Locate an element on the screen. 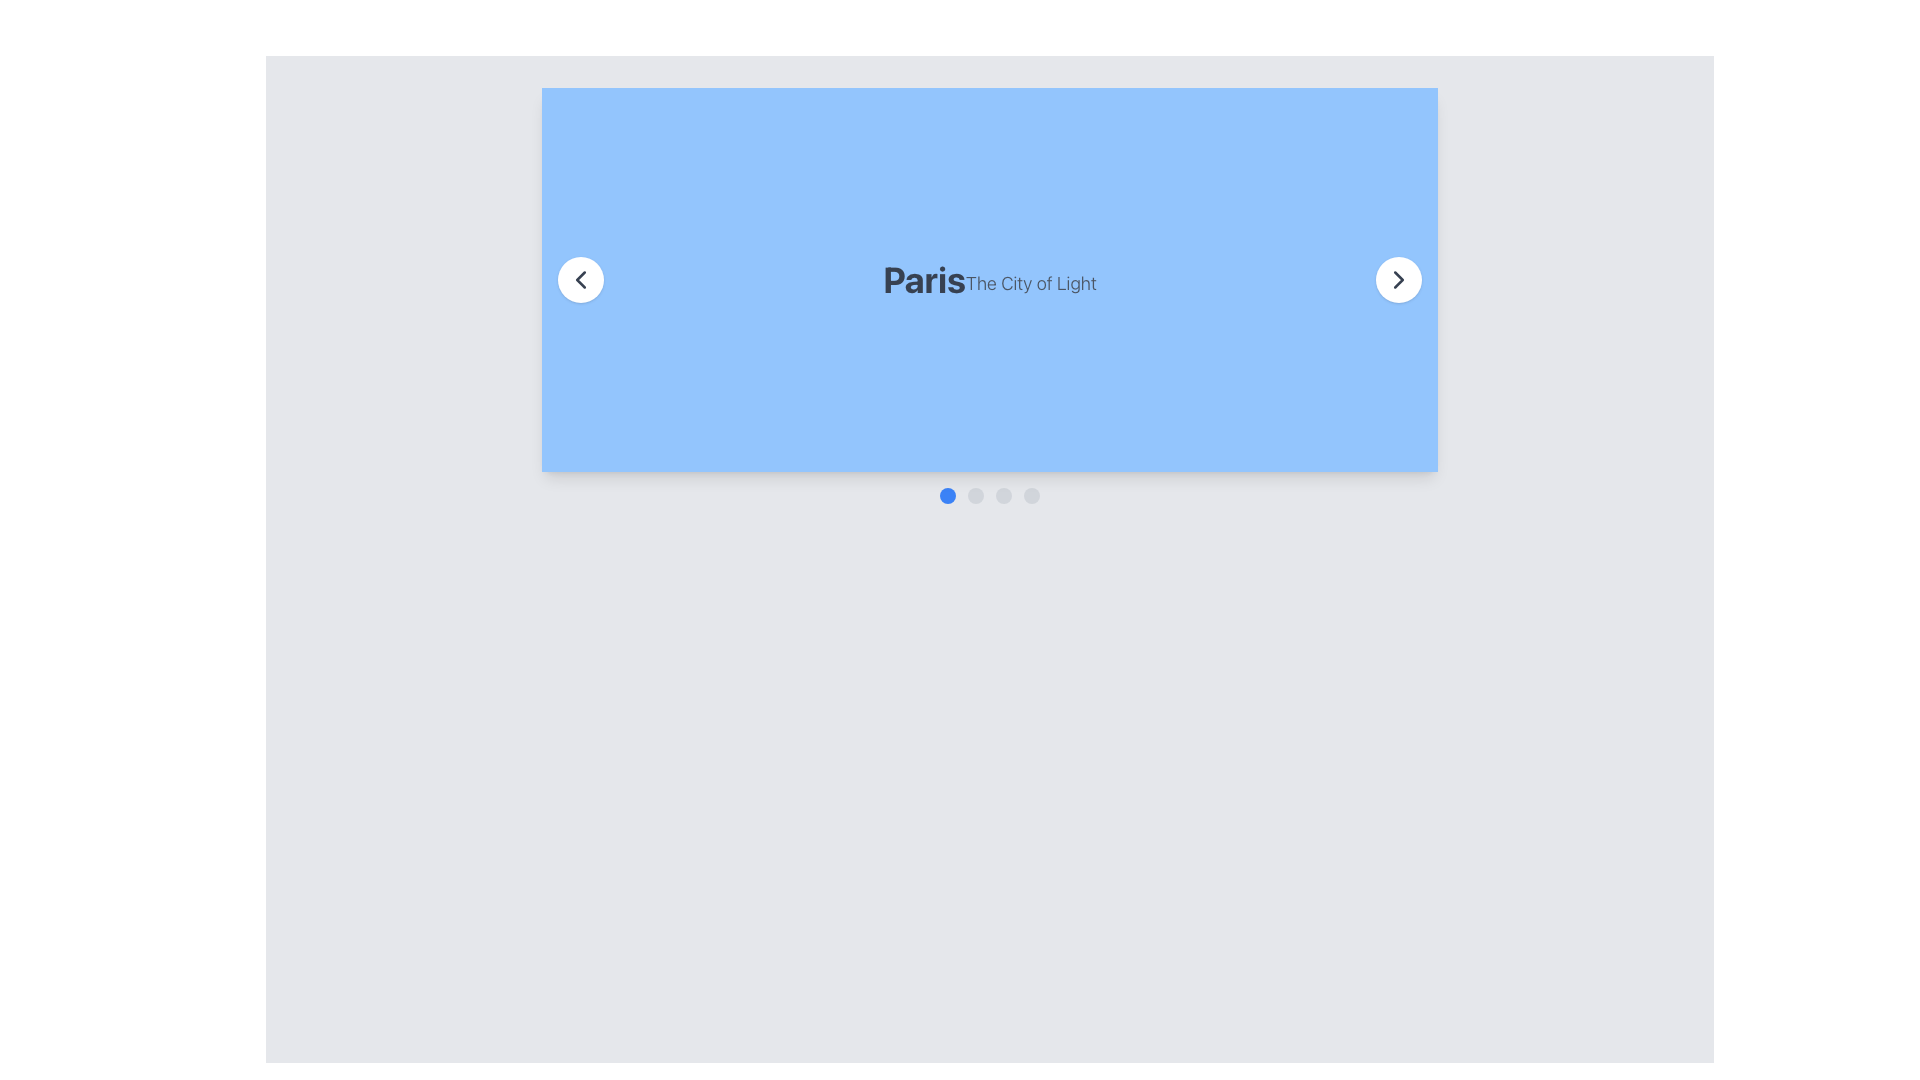 The width and height of the screenshot is (1920, 1080). the subtitle text that complements the main title 'Paris', located immediately to its right in the blue section is located at coordinates (1031, 284).